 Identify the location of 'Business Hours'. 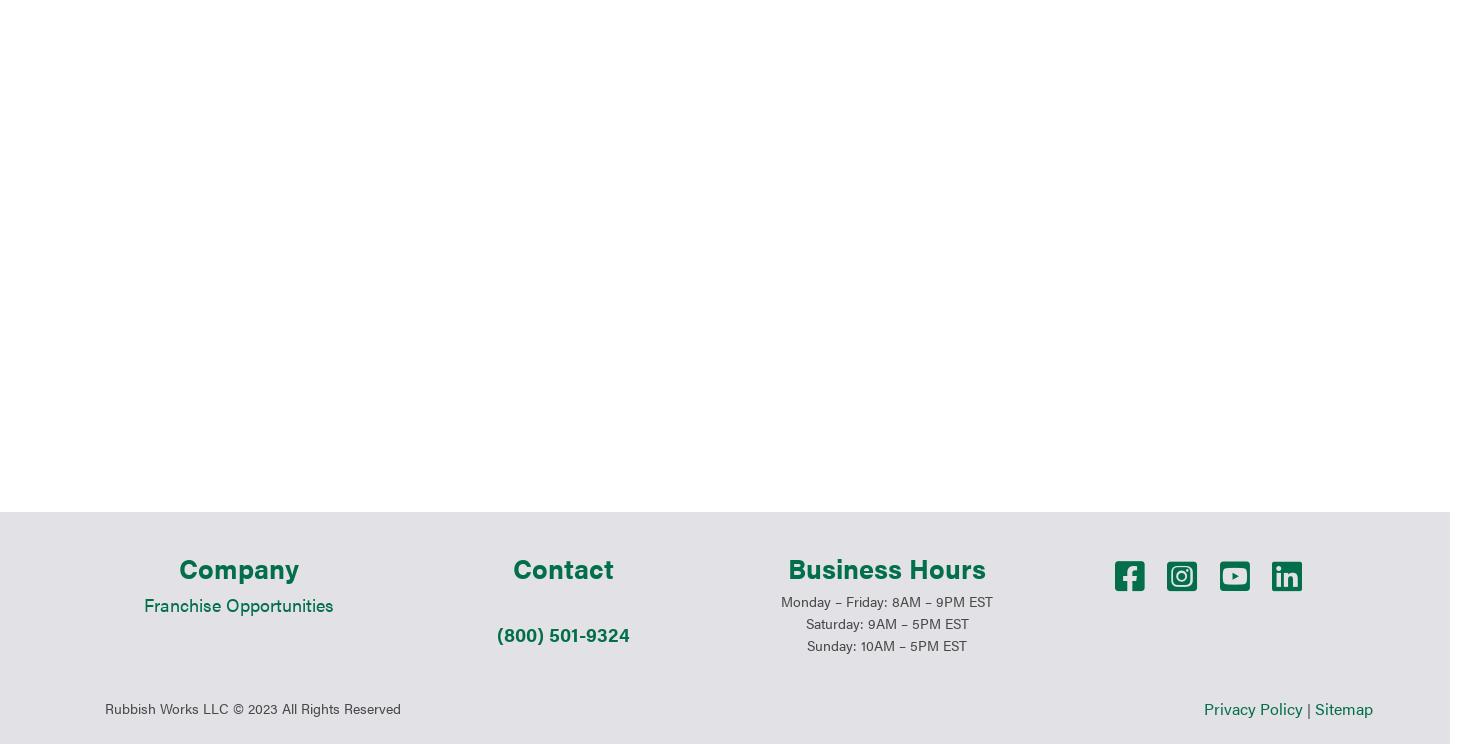
(886, 366).